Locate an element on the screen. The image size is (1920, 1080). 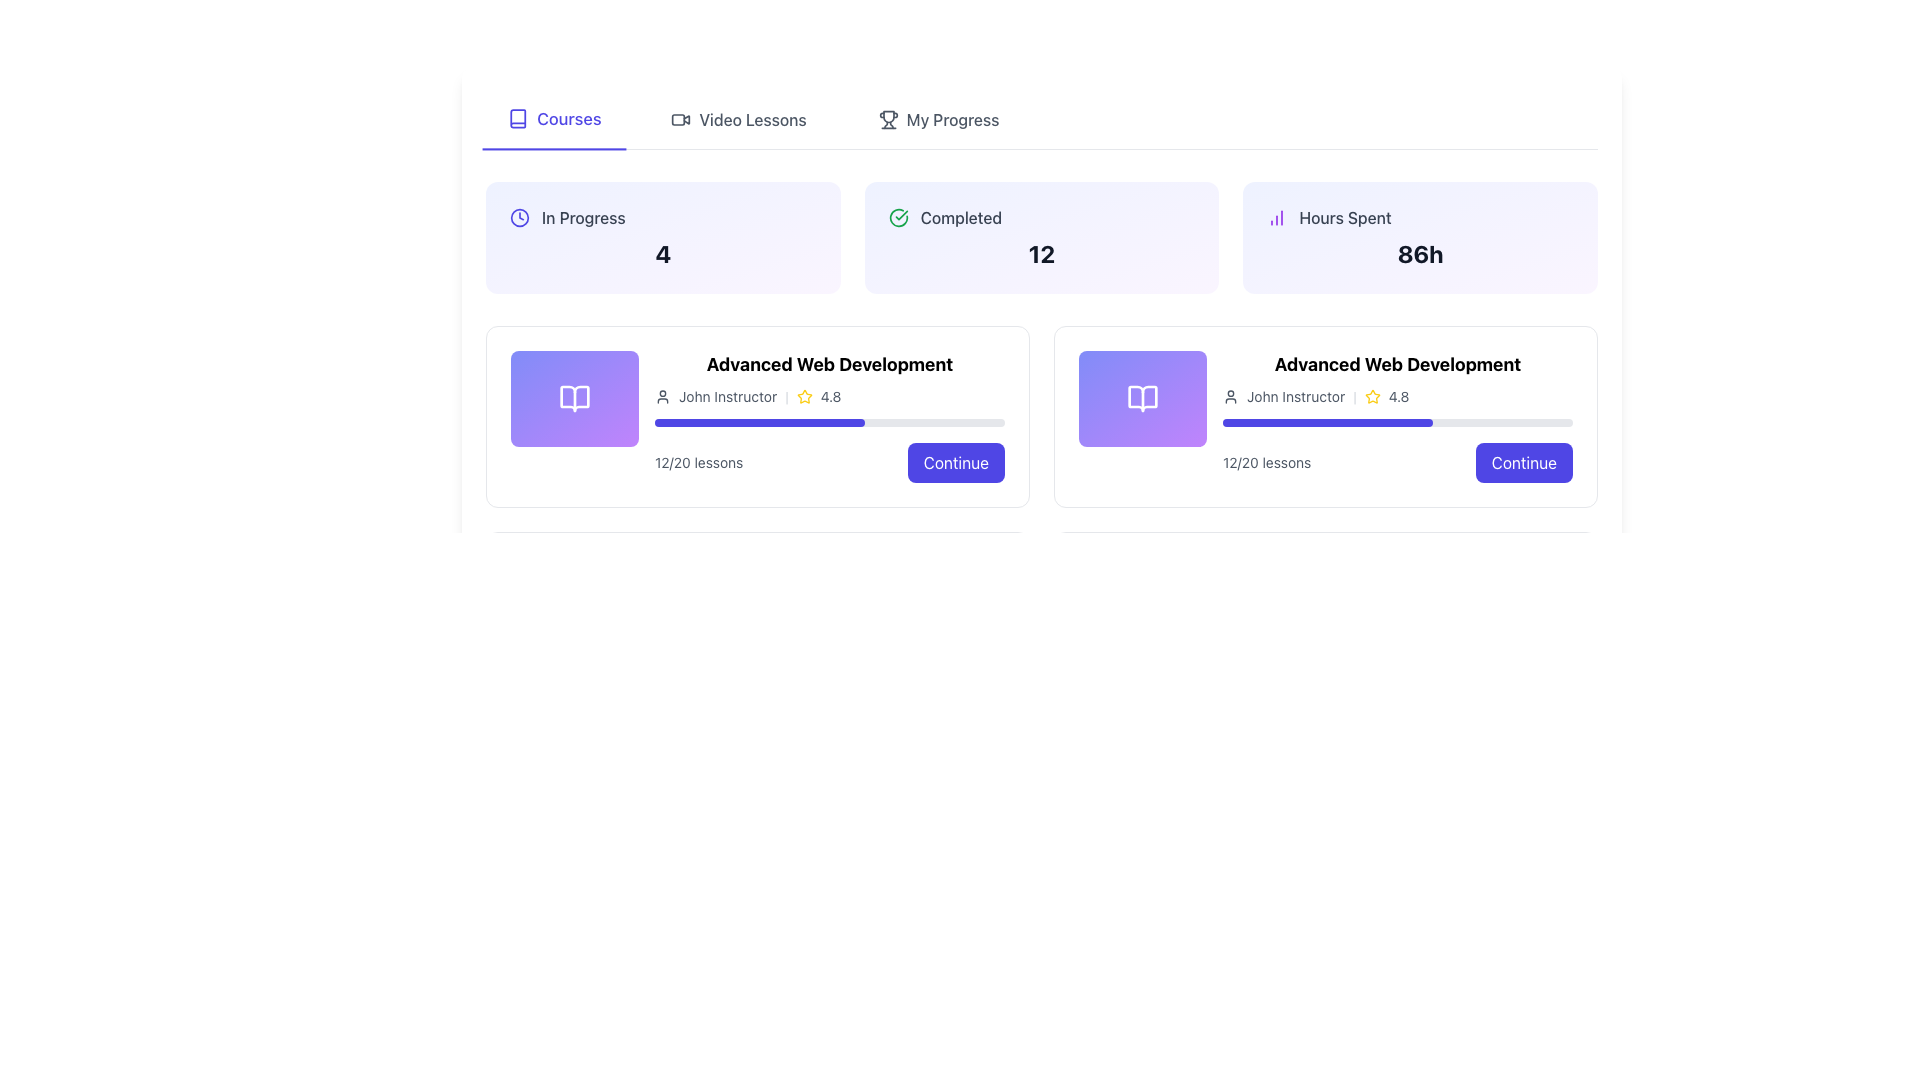
the textual separator element that visually separates the instructor's name from the rating value, located in the center-right area of the layout is located at coordinates (1354, 397).